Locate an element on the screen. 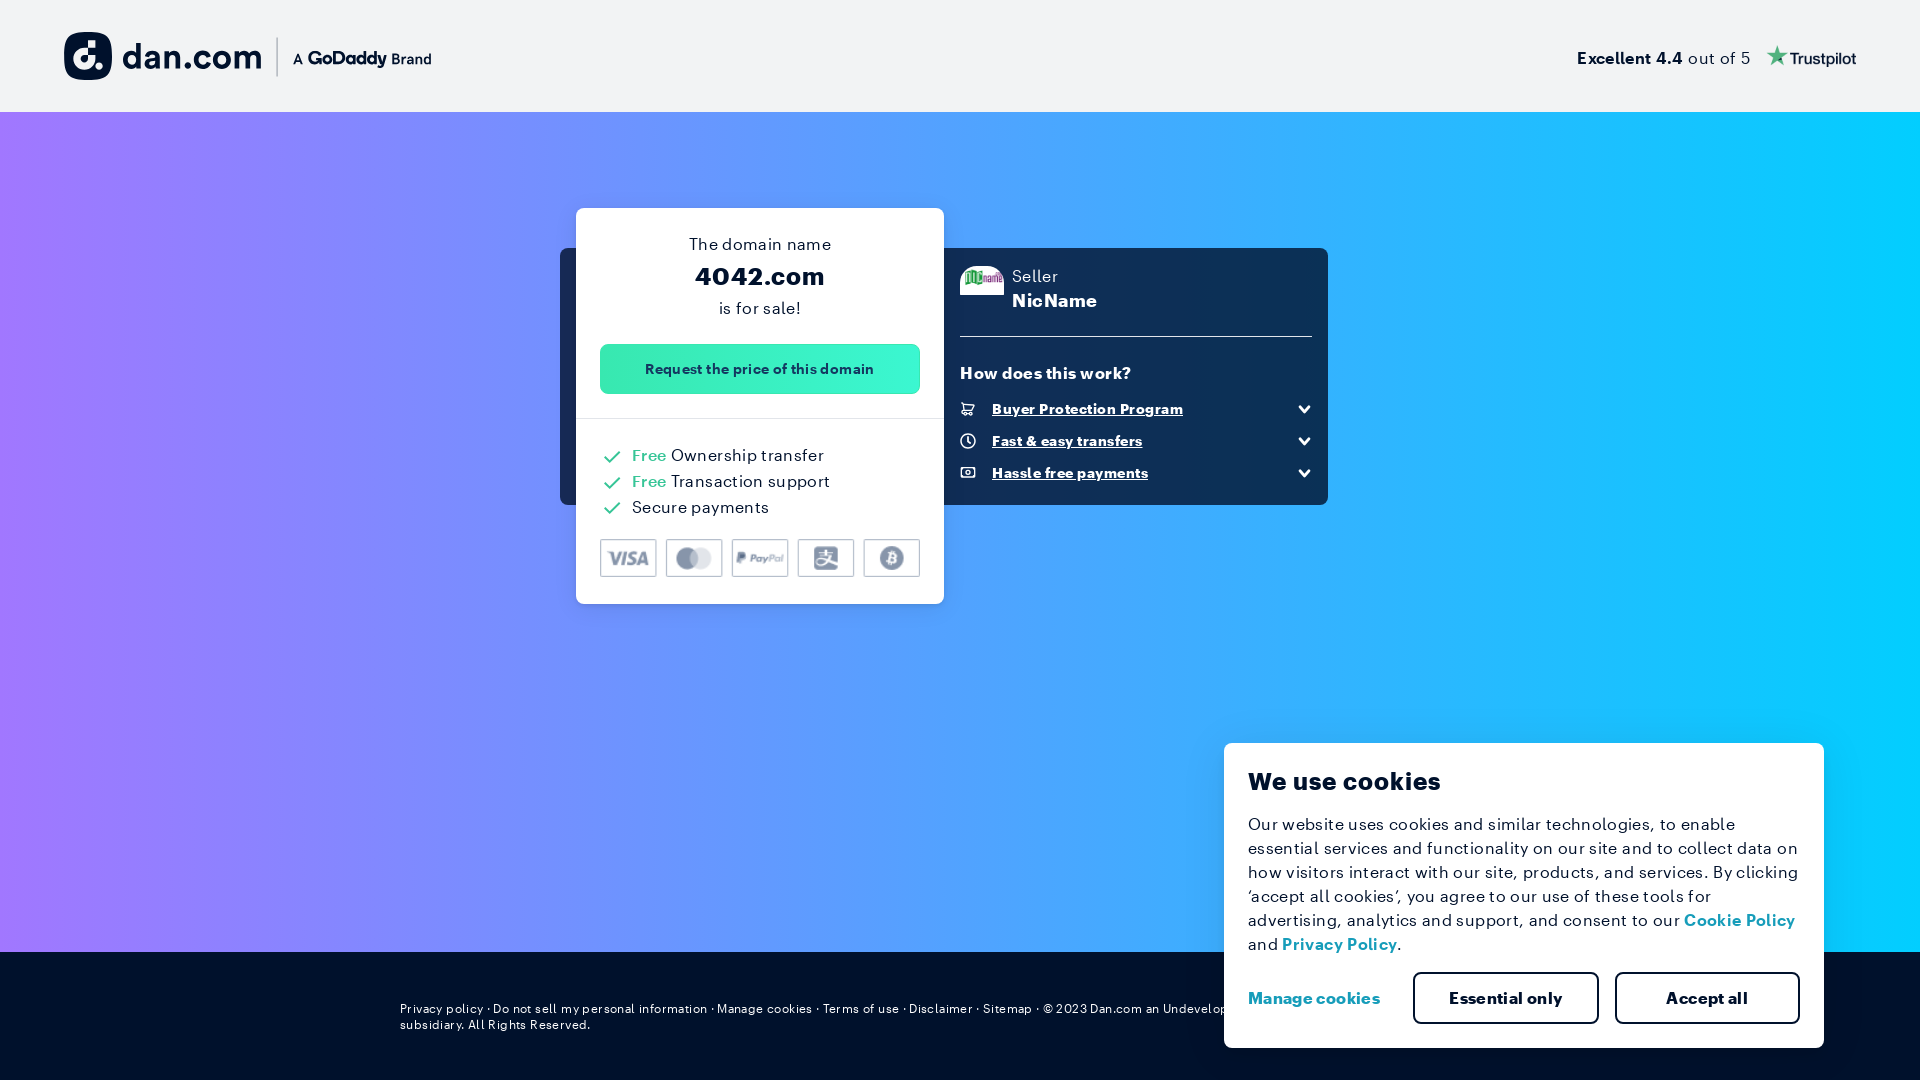 This screenshot has height=1080, width=1920. 'Request the price of this domain' is located at coordinates (758, 369).